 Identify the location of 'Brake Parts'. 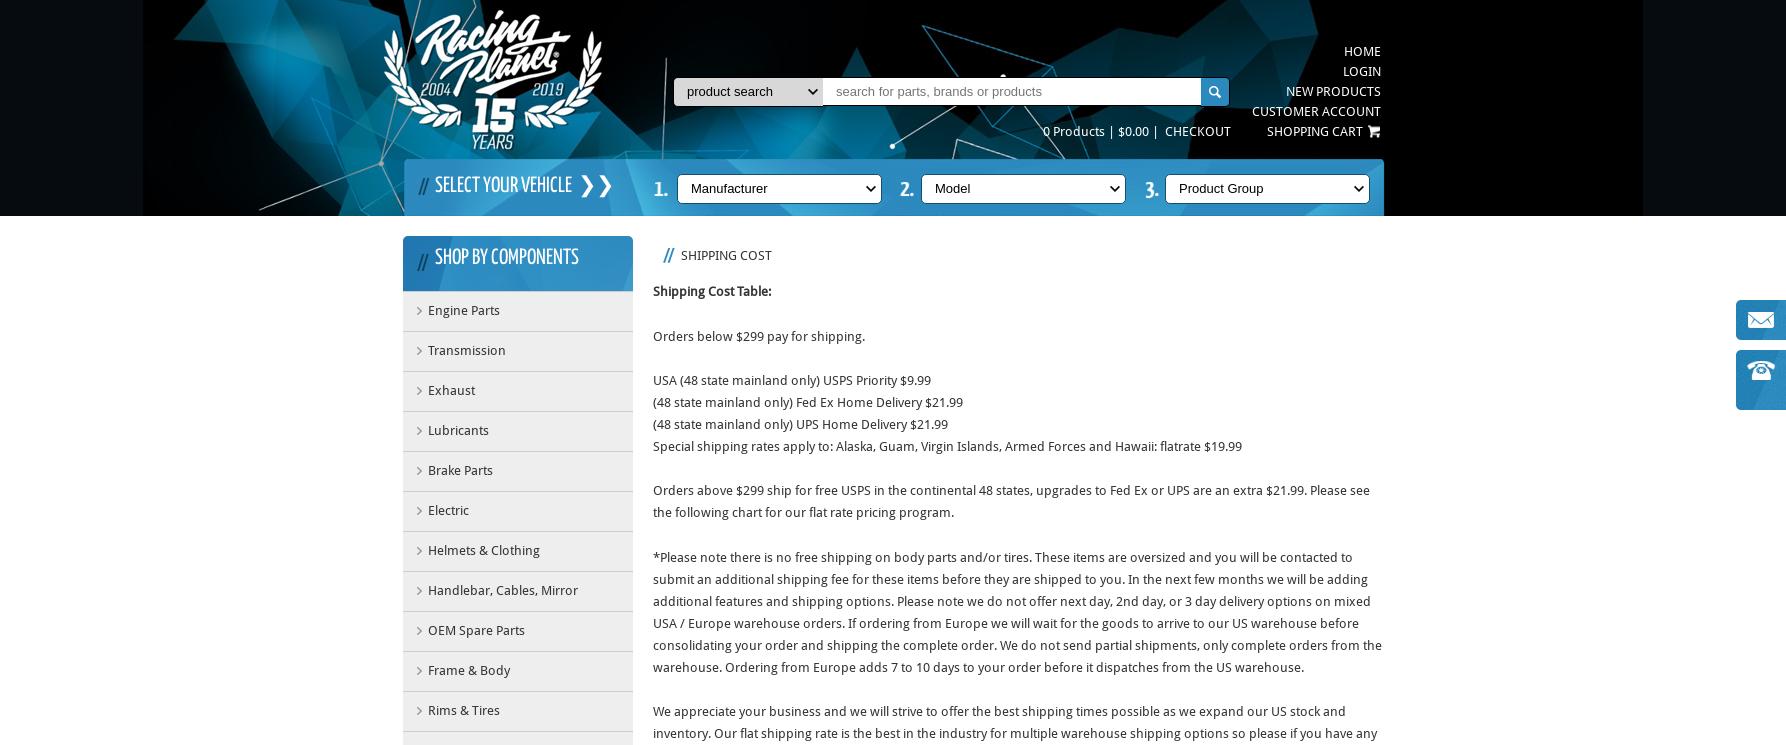
(459, 469).